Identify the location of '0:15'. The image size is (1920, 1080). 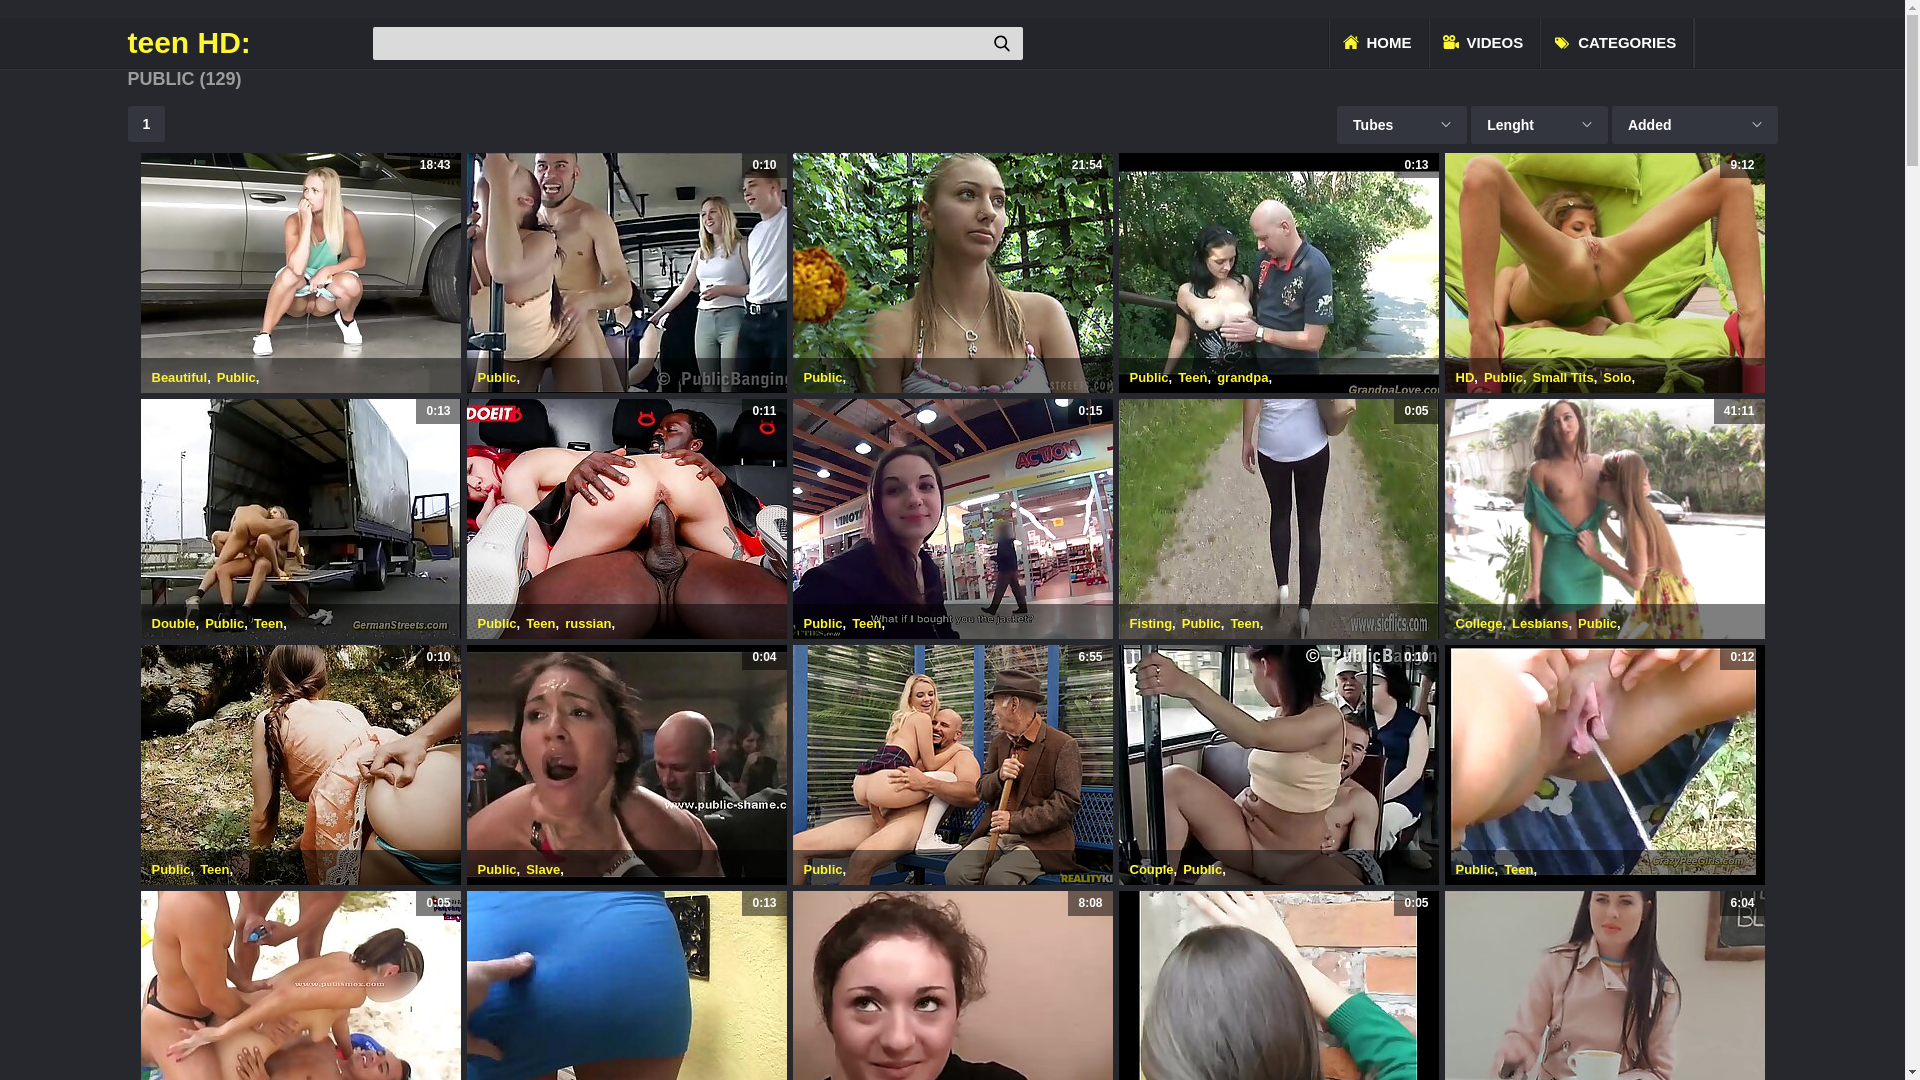
(950, 518).